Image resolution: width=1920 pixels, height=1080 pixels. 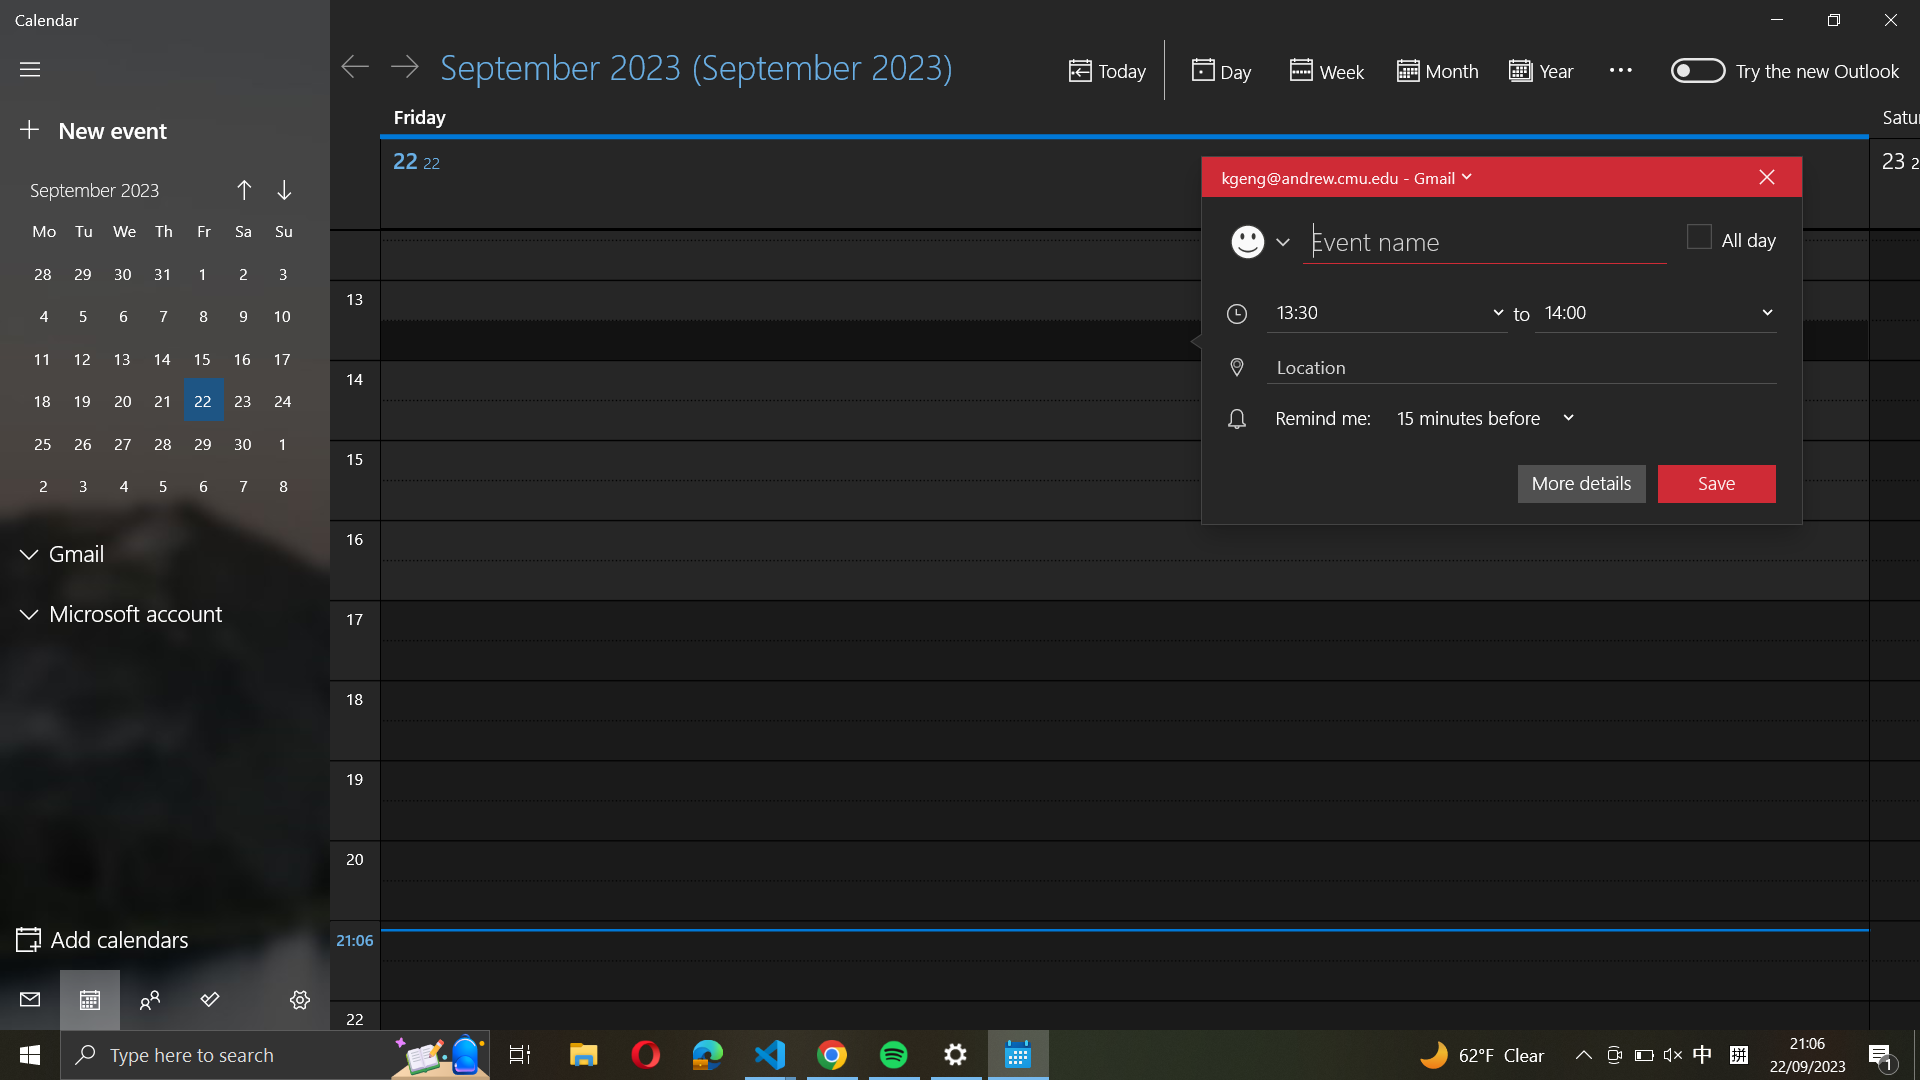 I want to click on Alter the calendar setting to show the entire year, so click(x=1545, y=69).